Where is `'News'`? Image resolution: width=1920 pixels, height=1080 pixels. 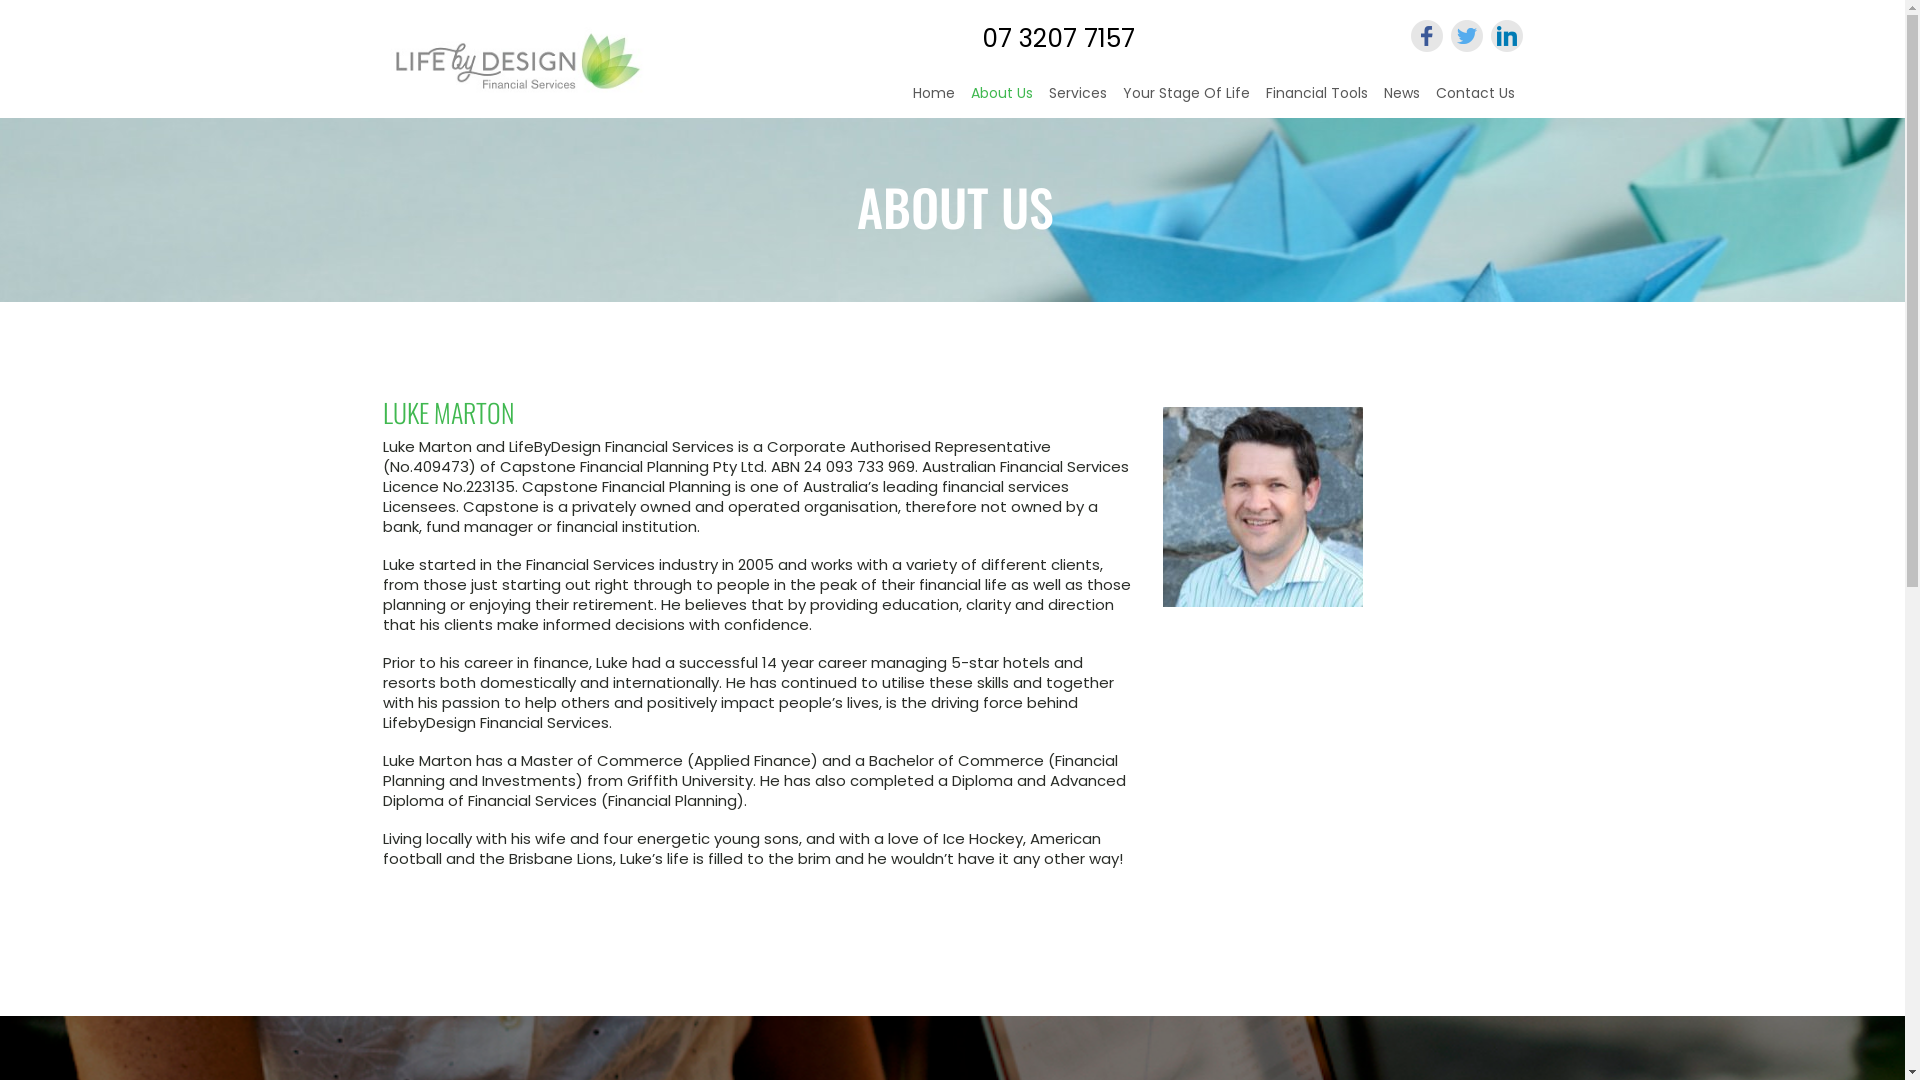 'News' is located at coordinates (1400, 88).